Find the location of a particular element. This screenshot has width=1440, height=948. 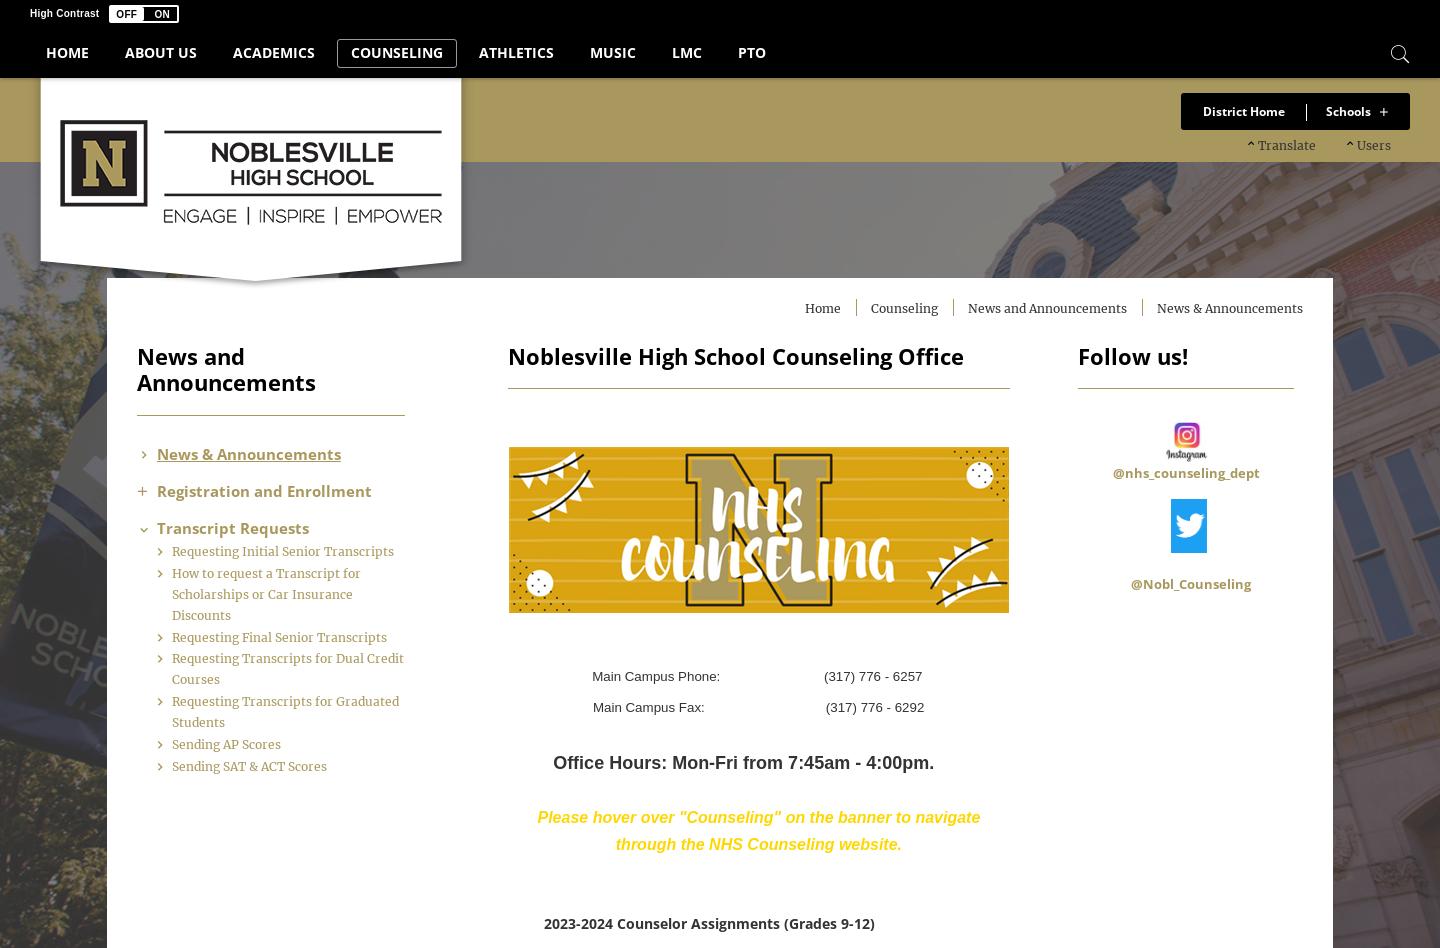

'Requesting Transcripts for Dual Credit Courses' is located at coordinates (308, 711).